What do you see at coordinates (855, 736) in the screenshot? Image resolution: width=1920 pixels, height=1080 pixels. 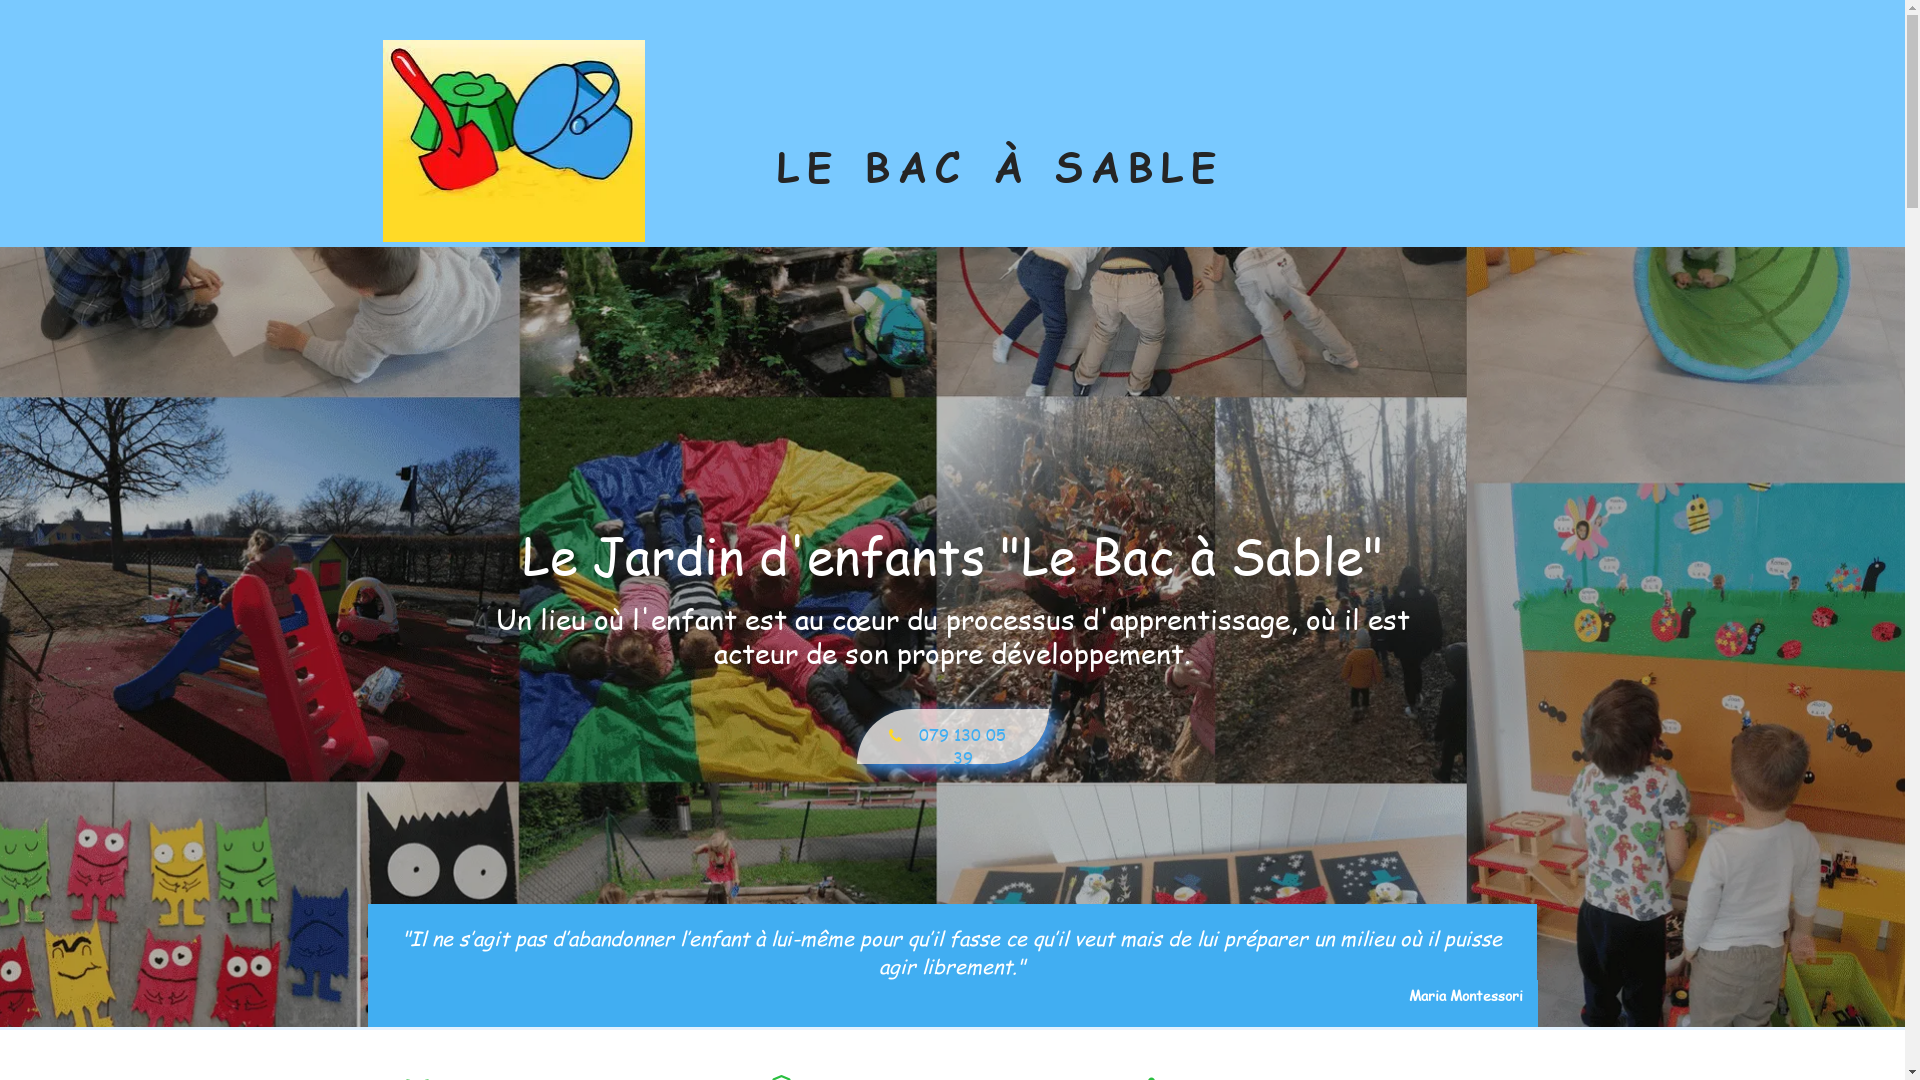 I see `'079 130 05 39'` at bounding box center [855, 736].